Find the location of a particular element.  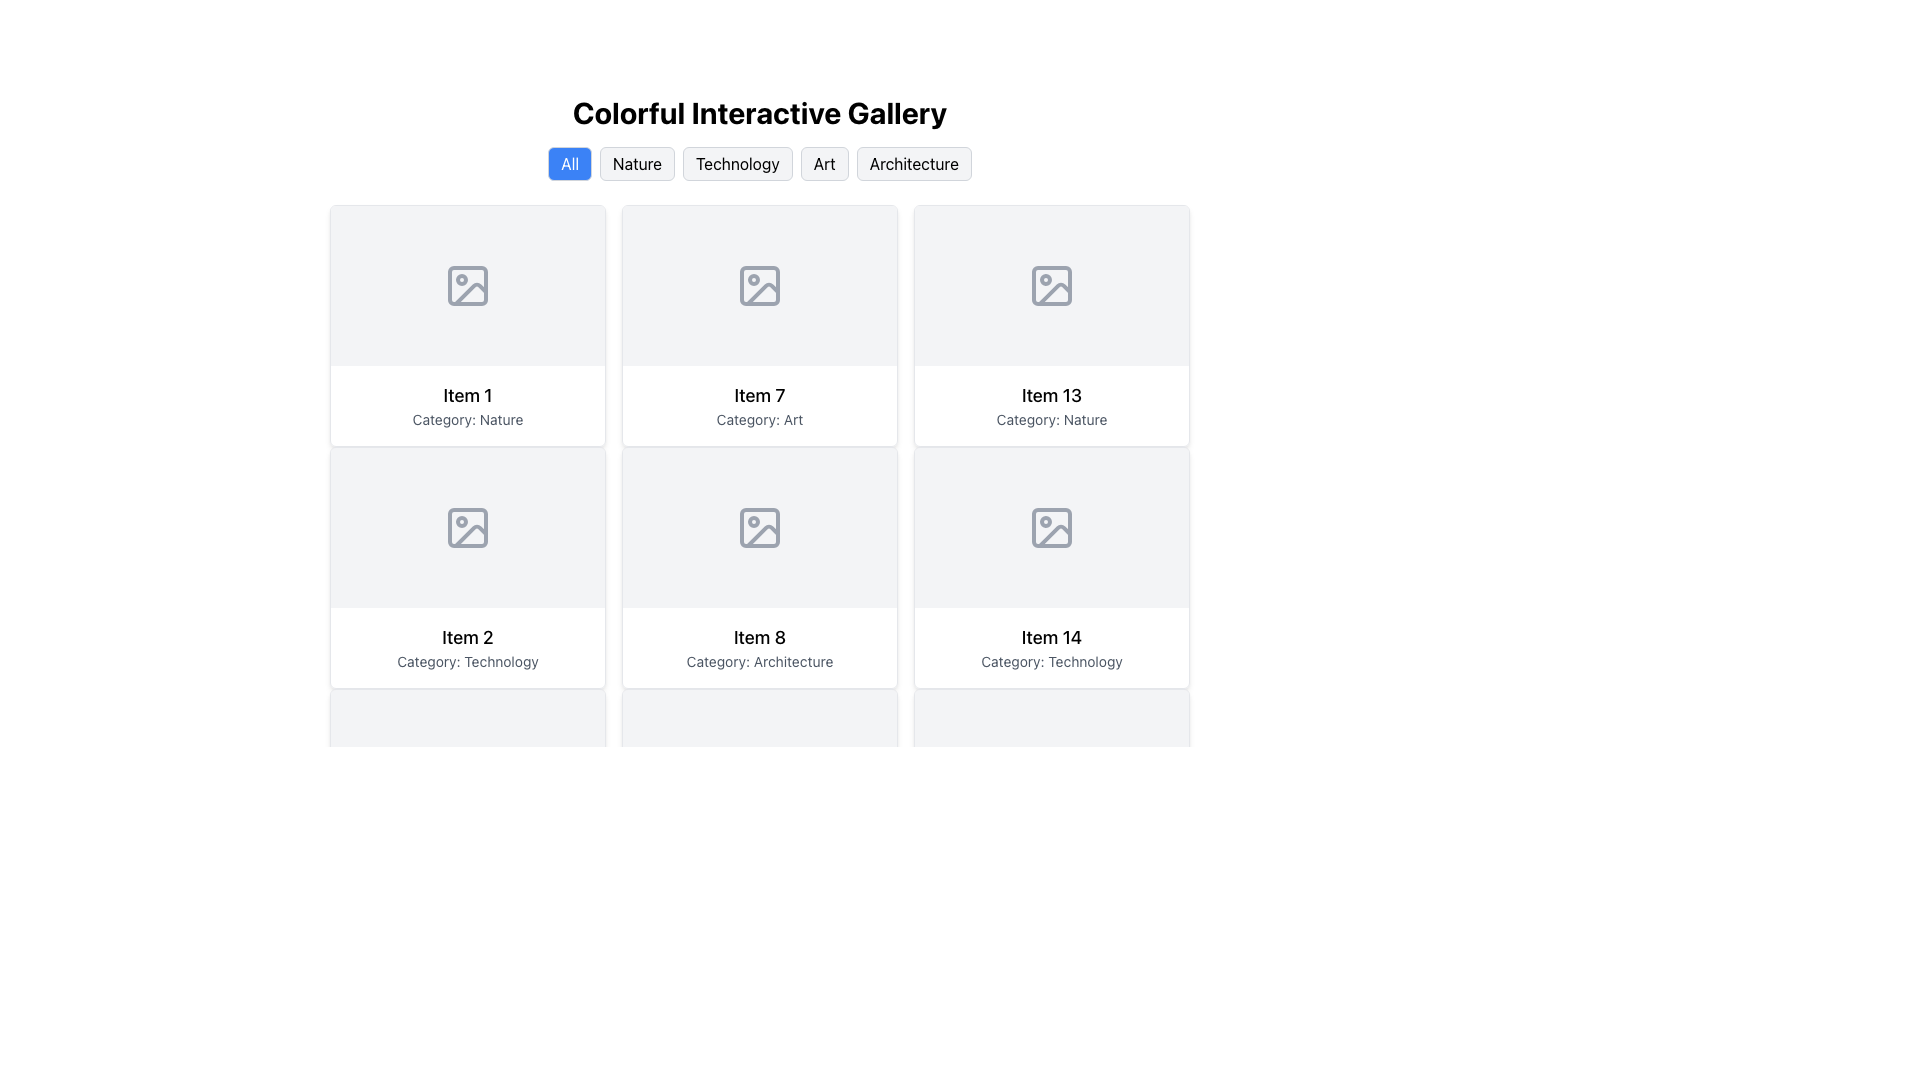

the text label indicating that 'Item 7' belongs to the 'Art' category, which is centrally located below the 'Item 7' label is located at coordinates (758, 419).